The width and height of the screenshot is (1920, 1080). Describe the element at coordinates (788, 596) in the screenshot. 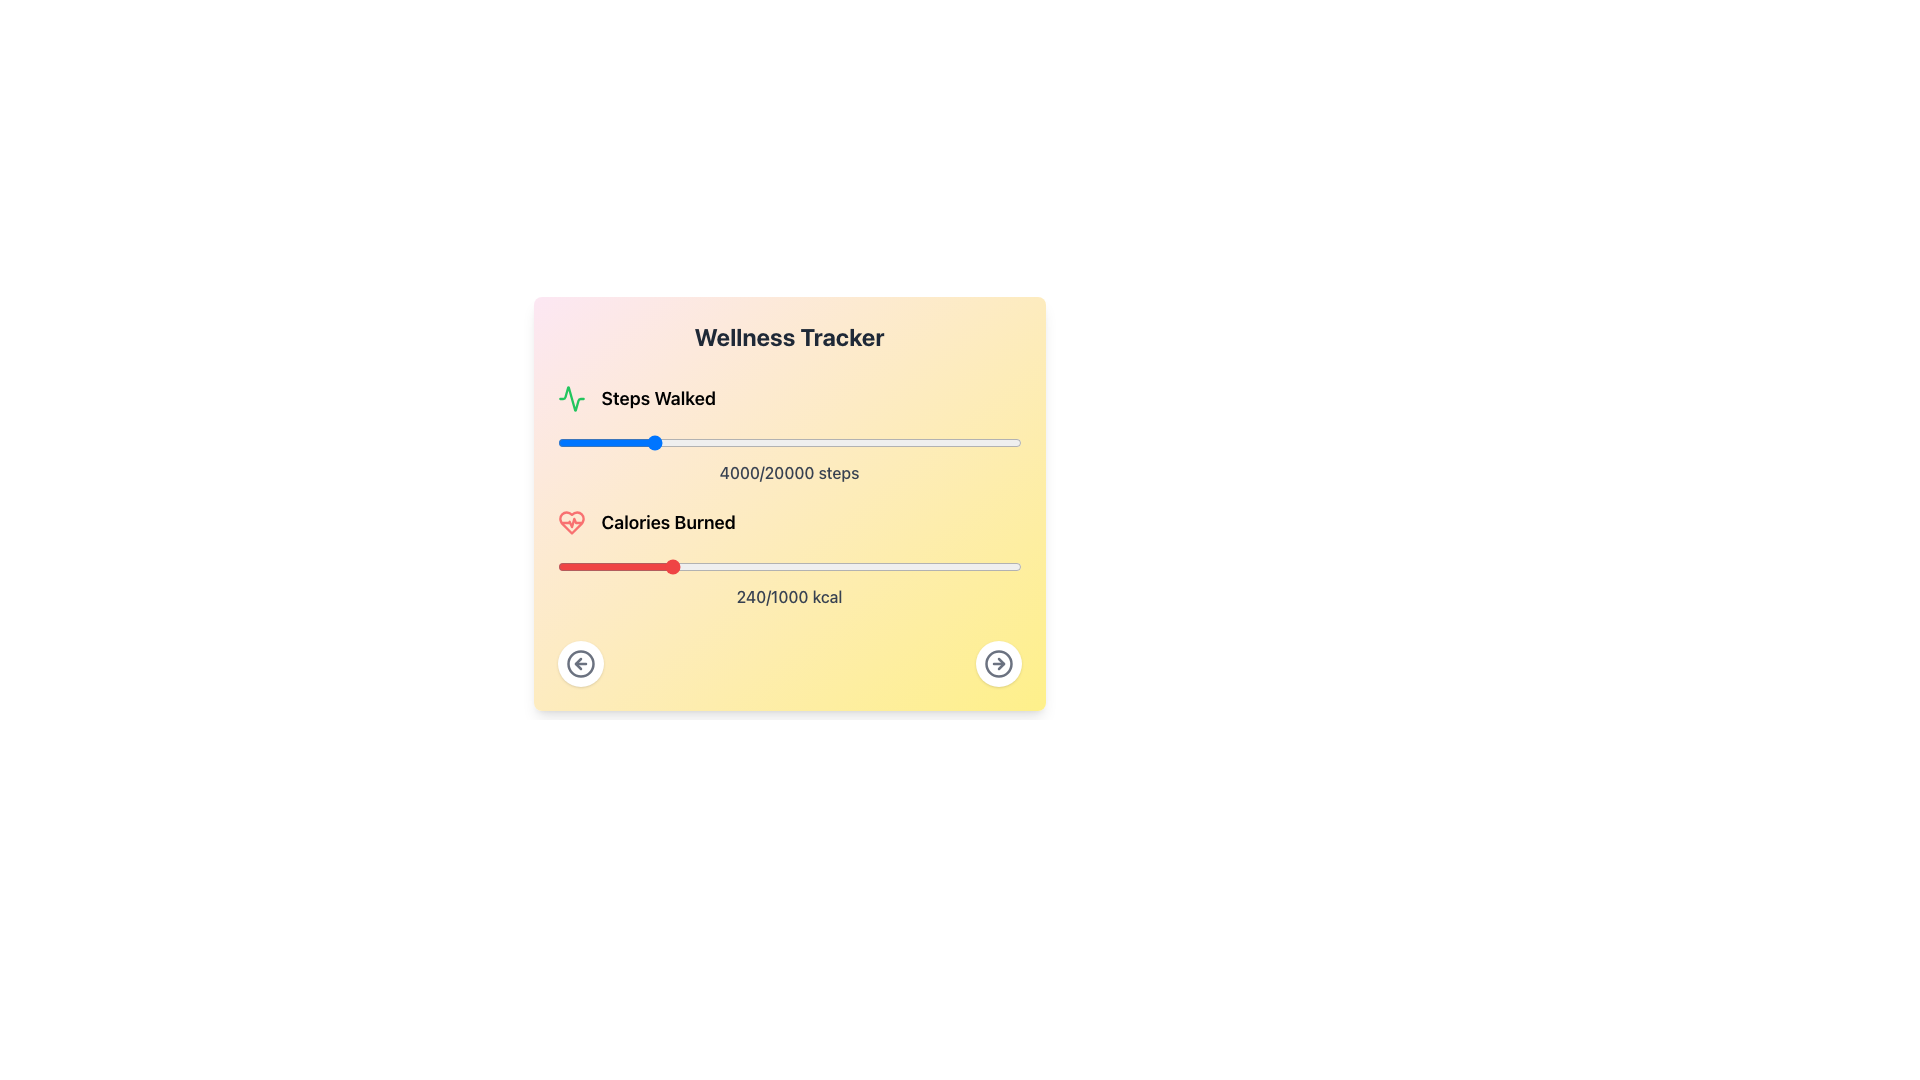

I see `the Text Label that informs users about current and target calorie metrics, located below the progress bar for calorie tracking in the 'Calories Burned' section` at that location.